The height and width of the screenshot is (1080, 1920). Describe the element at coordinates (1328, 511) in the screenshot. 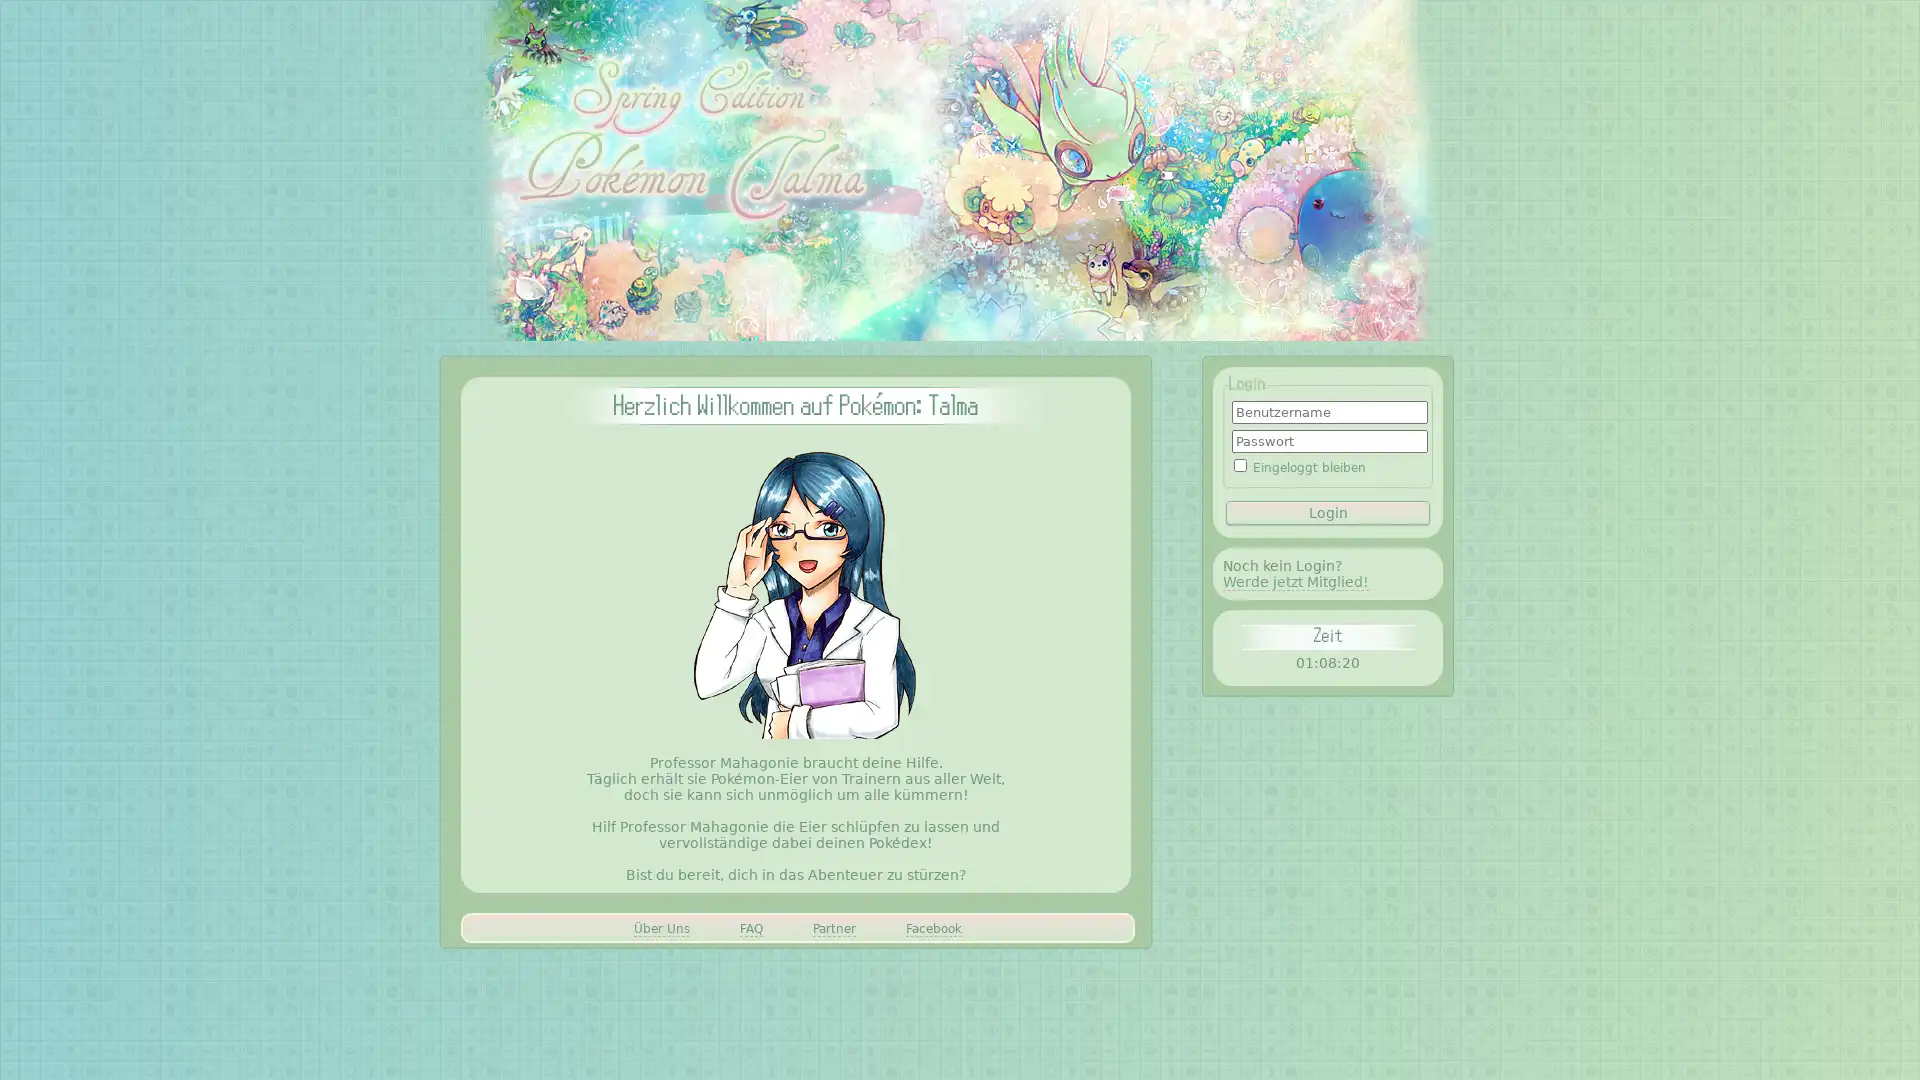

I see `Login` at that location.